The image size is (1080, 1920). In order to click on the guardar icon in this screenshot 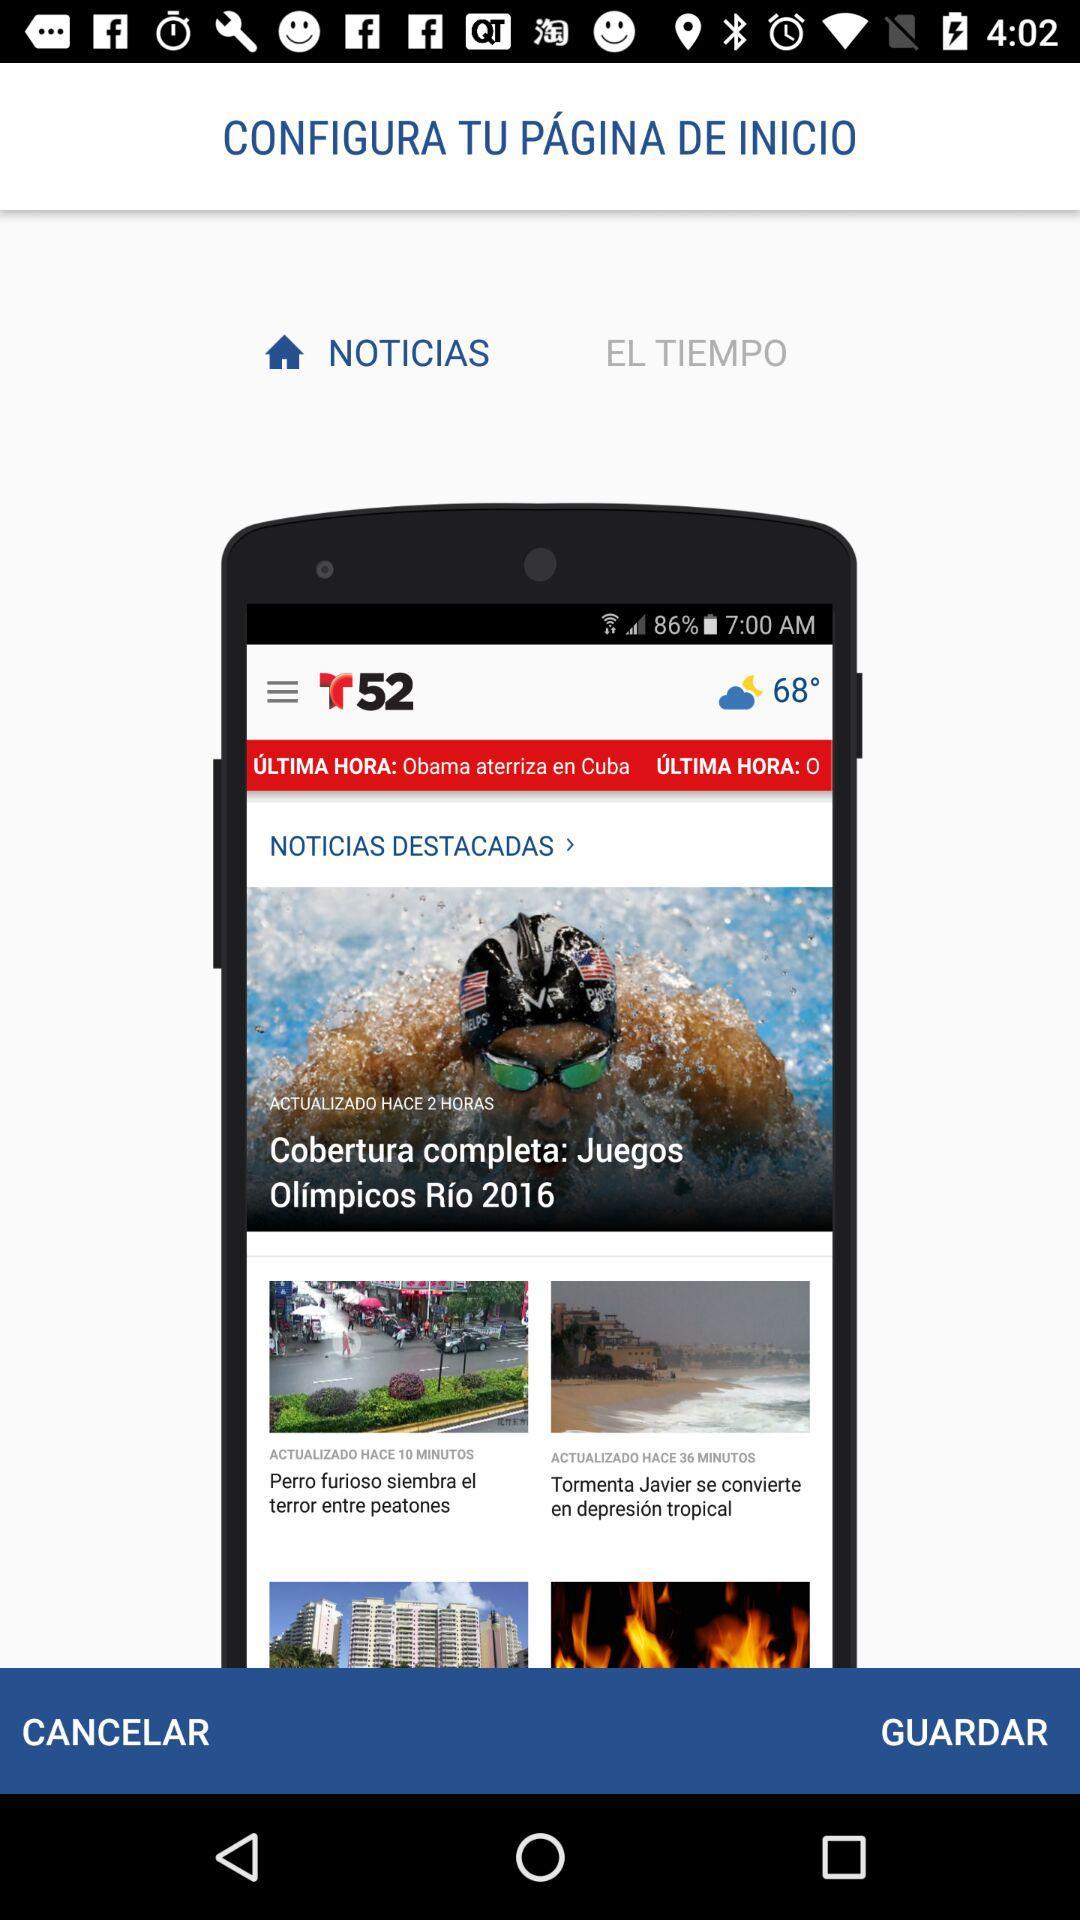, I will do `click(963, 1730)`.